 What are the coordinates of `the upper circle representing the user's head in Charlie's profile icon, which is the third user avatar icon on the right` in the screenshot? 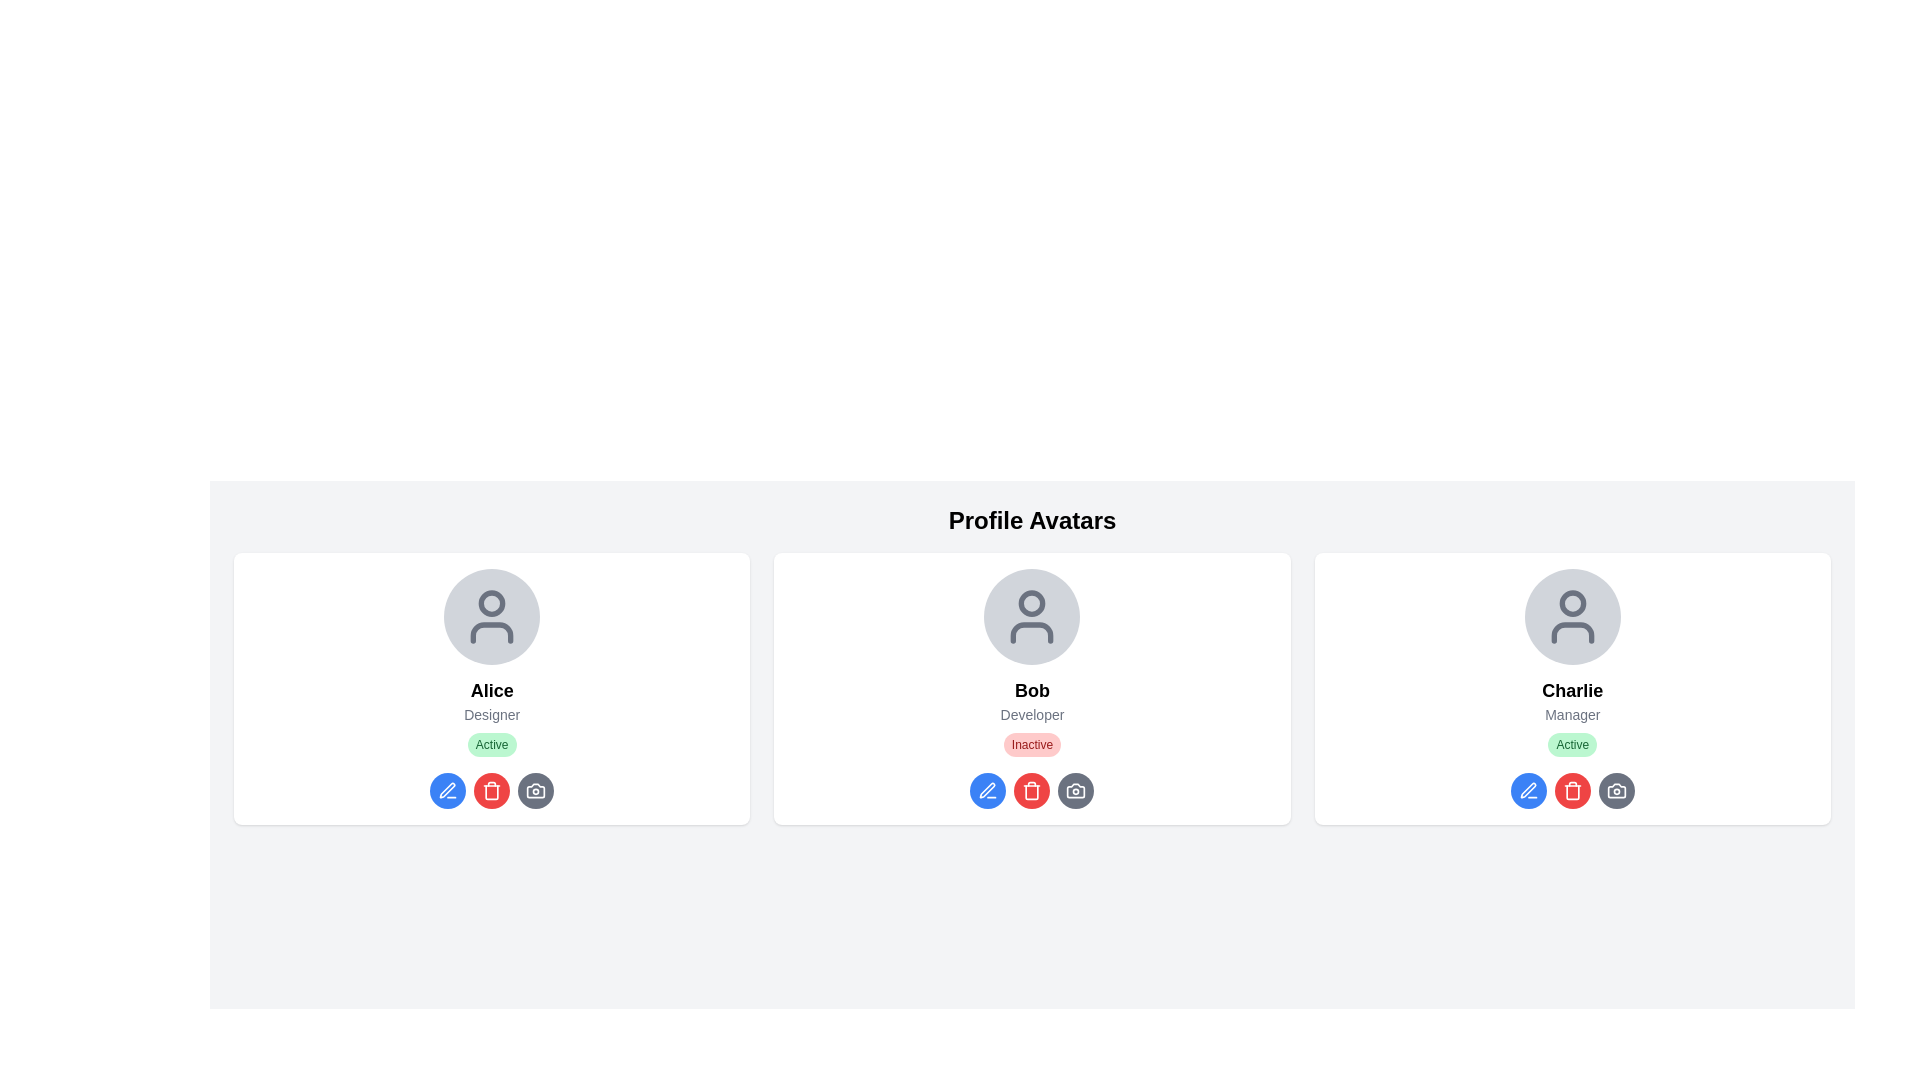 It's located at (1571, 602).